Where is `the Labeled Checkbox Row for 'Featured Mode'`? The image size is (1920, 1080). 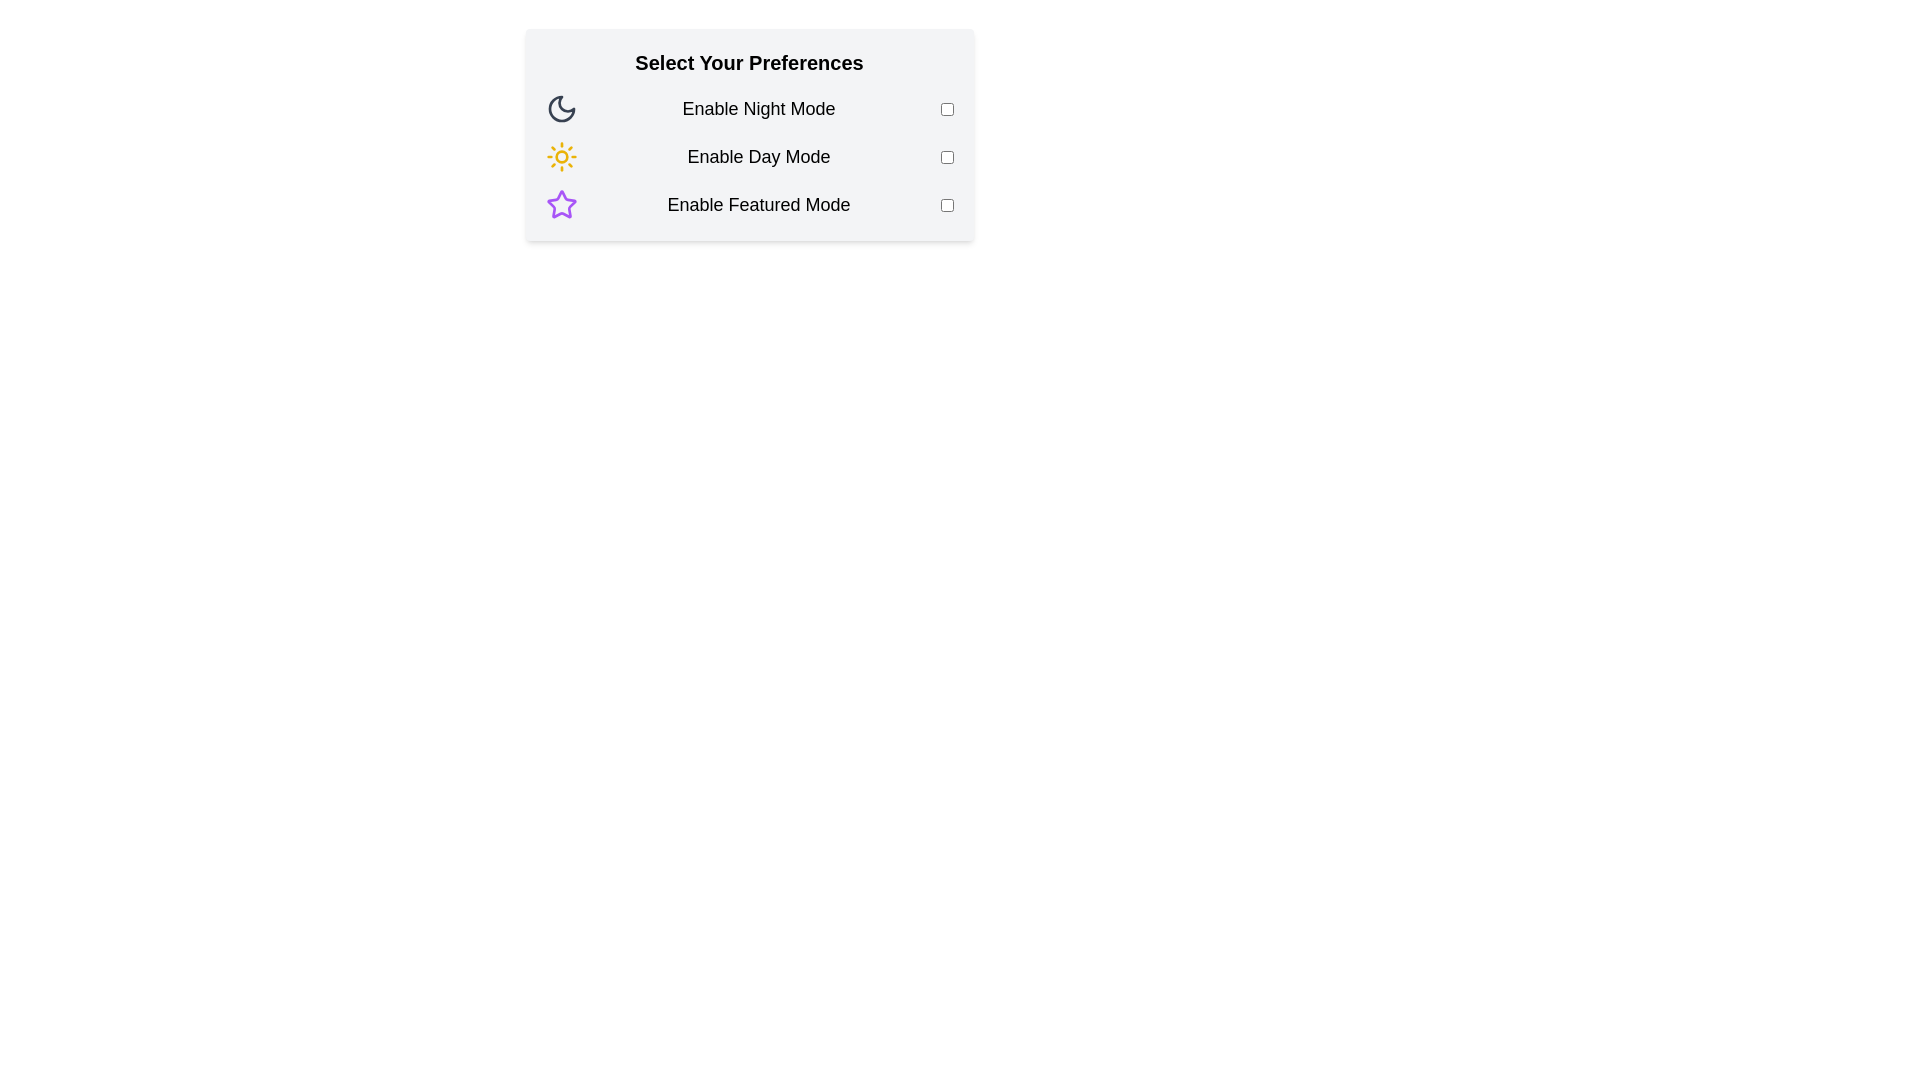
the Labeled Checkbox Row for 'Featured Mode' is located at coordinates (748, 204).